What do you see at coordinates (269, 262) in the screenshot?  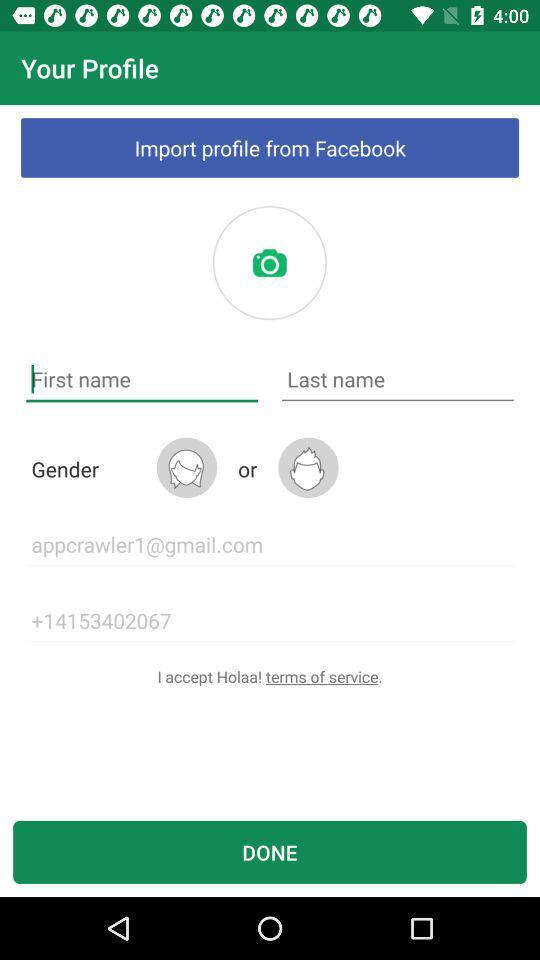 I see `camera image option` at bounding box center [269, 262].